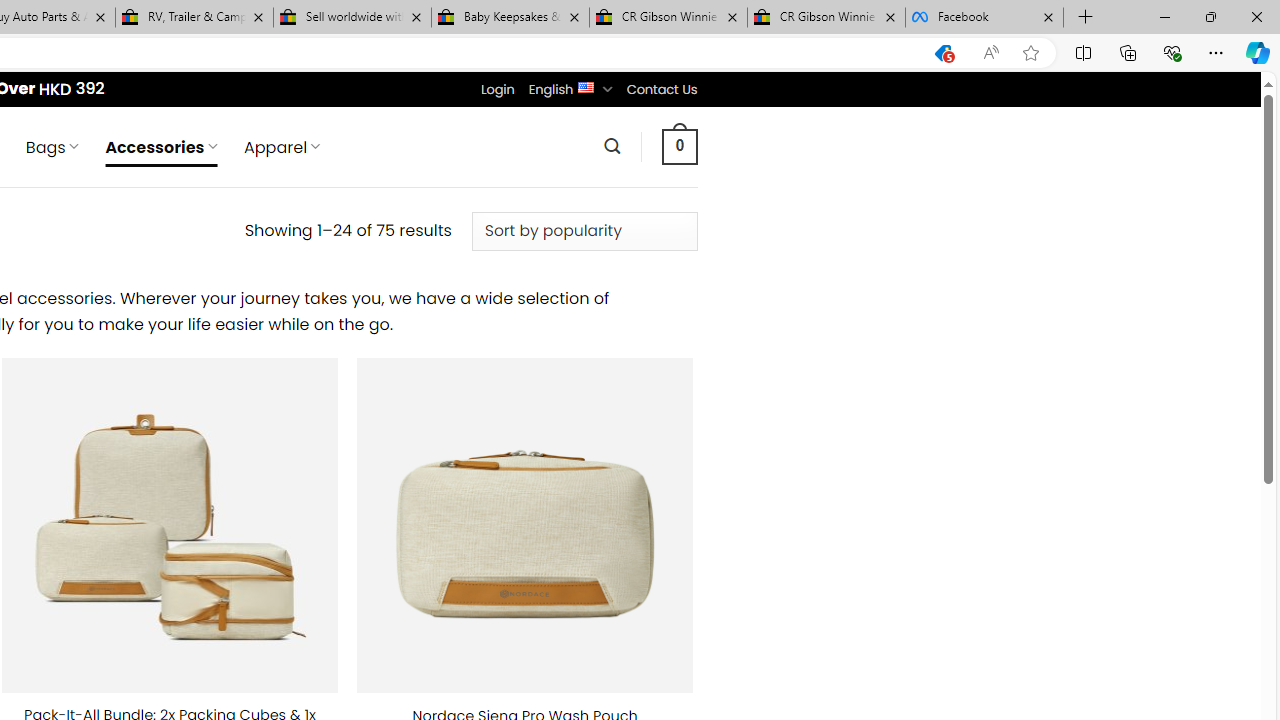  Describe the element at coordinates (1257, 51) in the screenshot. I see `'Copilot (Ctrl+Shift+.)'` at that location.